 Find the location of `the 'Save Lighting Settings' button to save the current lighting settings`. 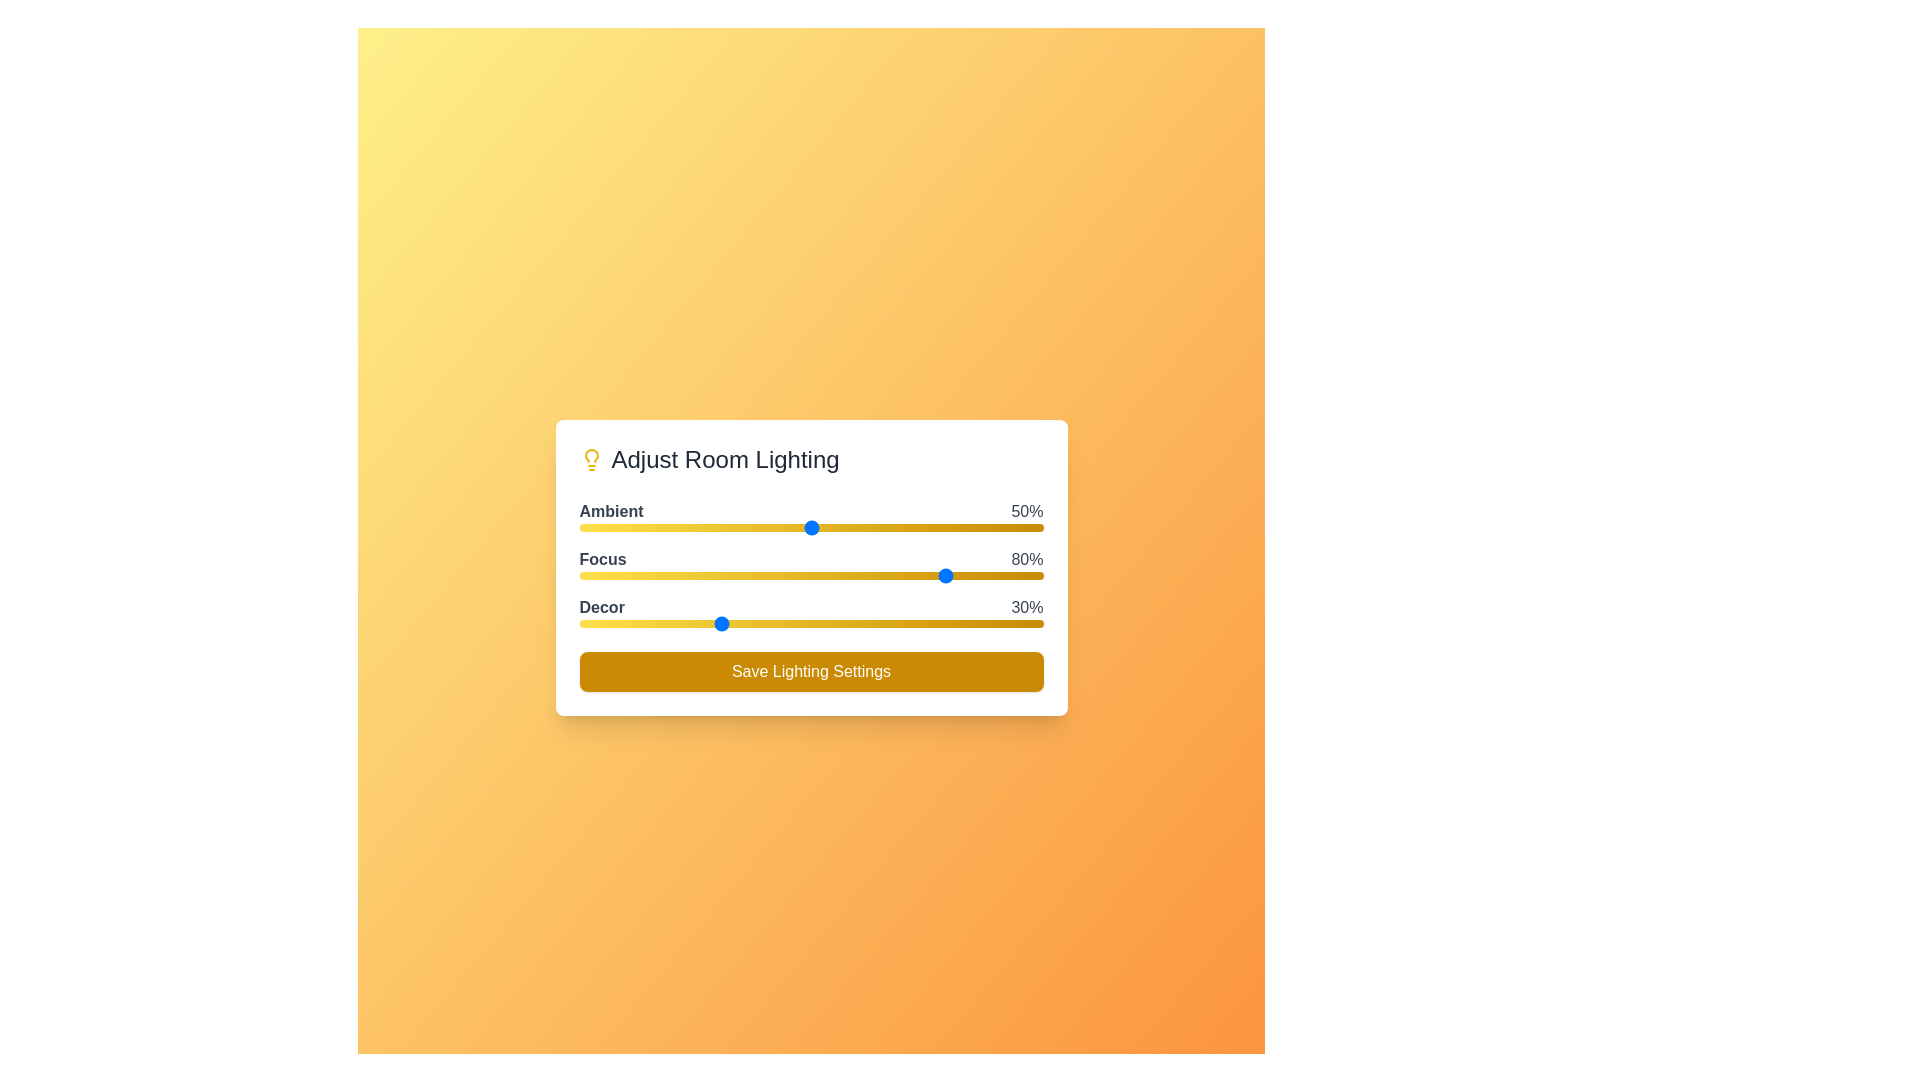

the 'Save Lighting Settings' button to save the current lighting settings is located at coordinates (811, 671).